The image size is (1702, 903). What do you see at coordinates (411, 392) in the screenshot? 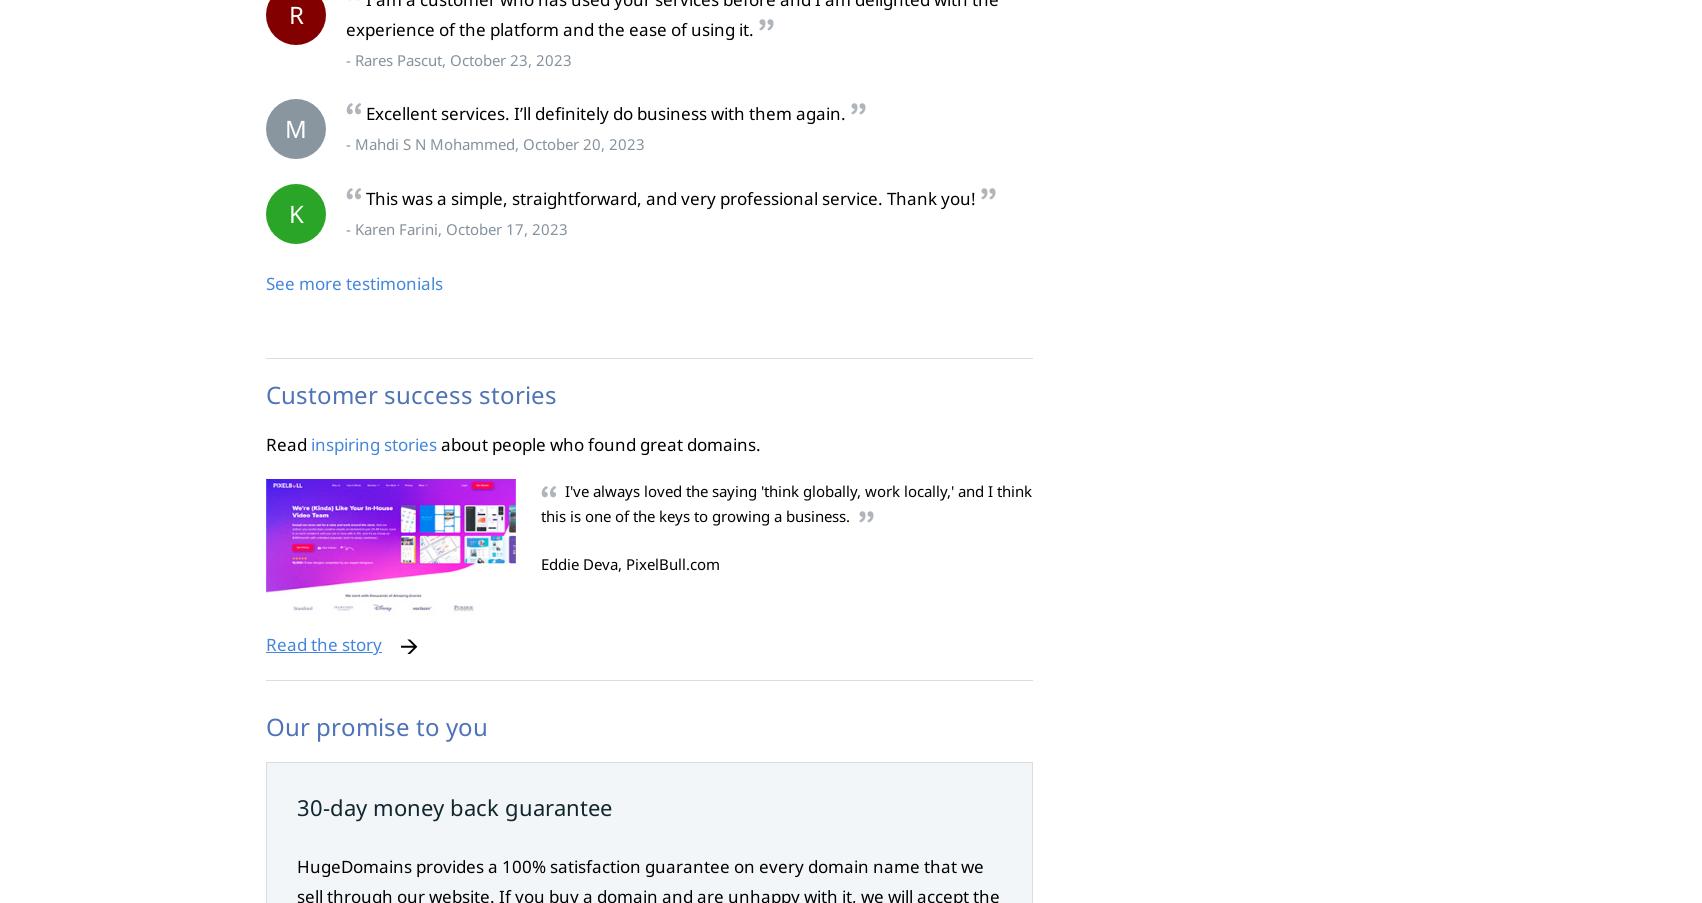
I see `'Customer success stories'` at bounding box center [411, 392].